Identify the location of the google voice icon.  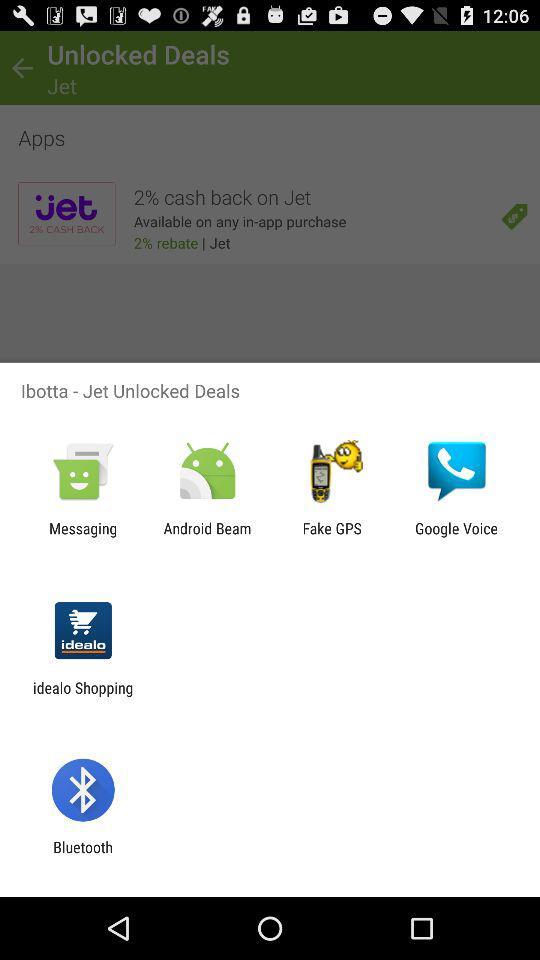
(456, 536).